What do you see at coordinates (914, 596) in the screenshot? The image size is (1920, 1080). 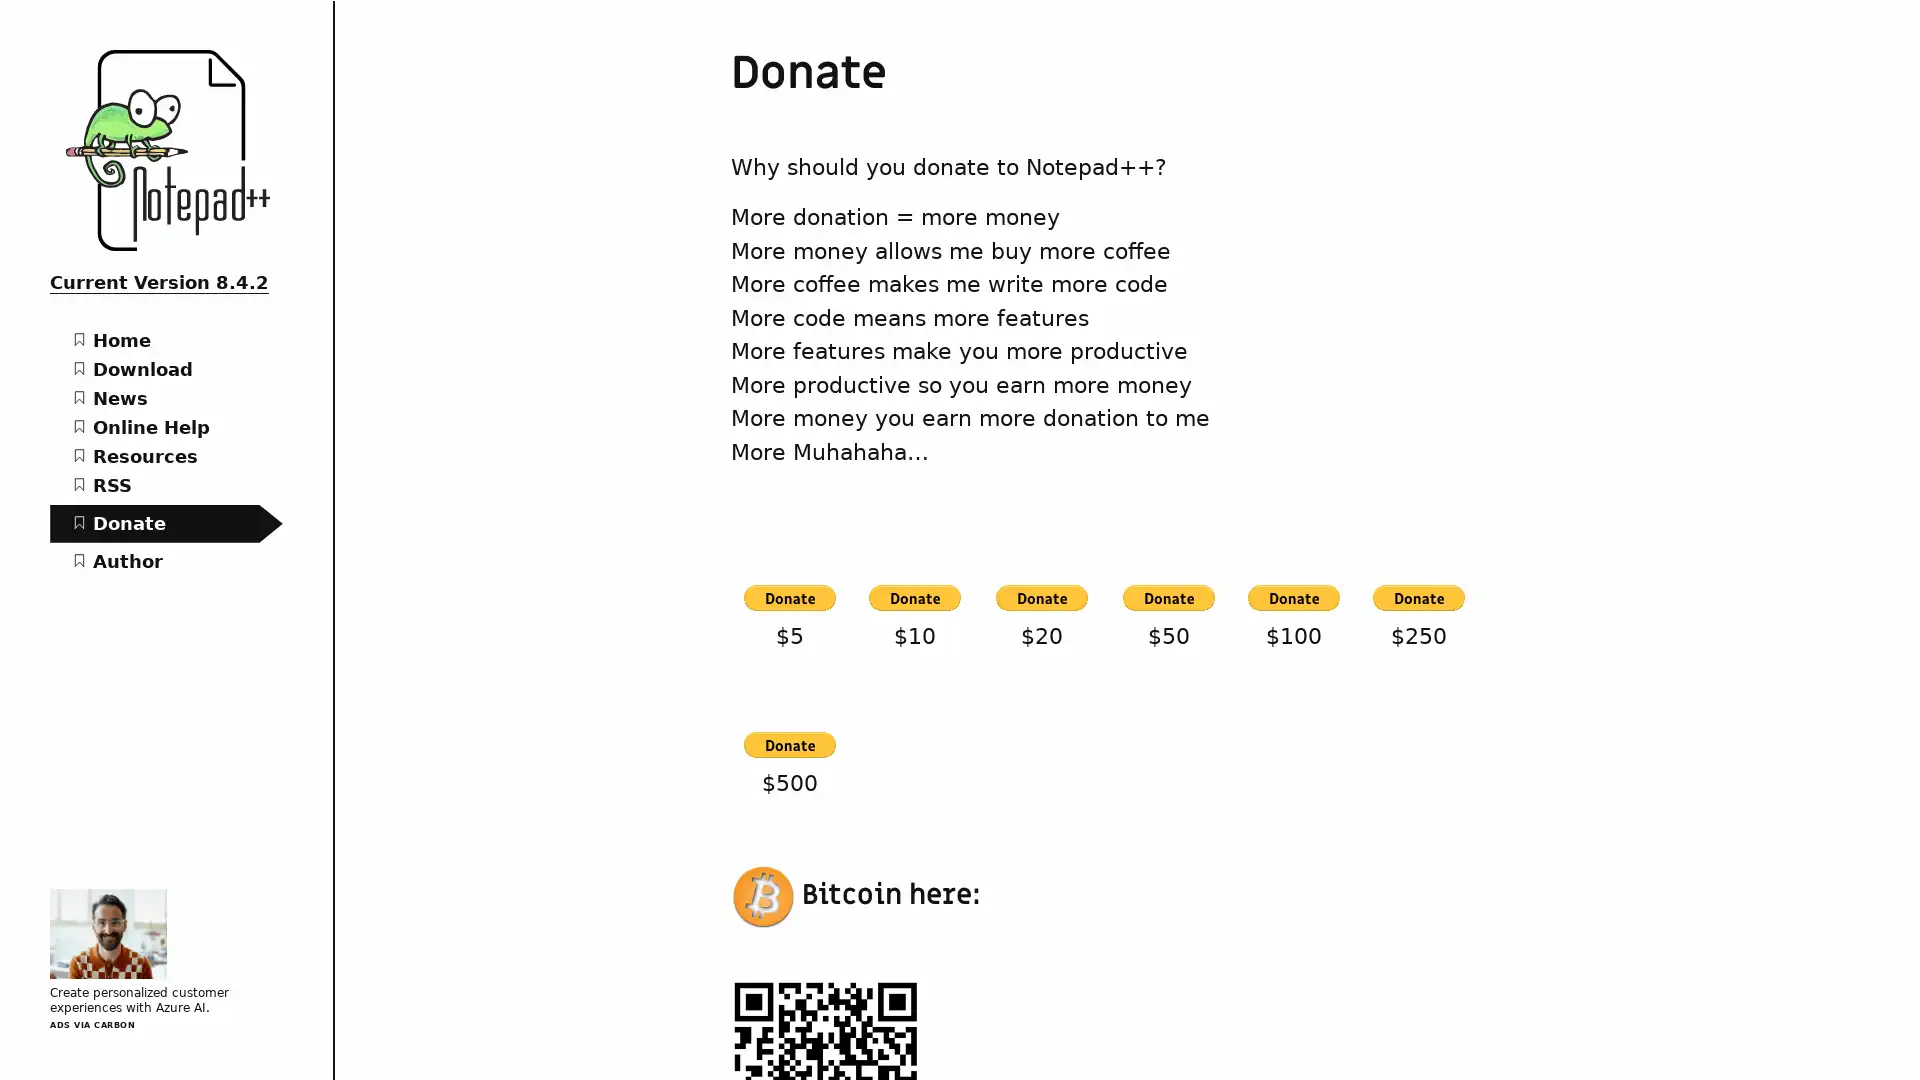 I see `PayPal - The safer, easier way to pay online!` at bounding box center [914, 596].